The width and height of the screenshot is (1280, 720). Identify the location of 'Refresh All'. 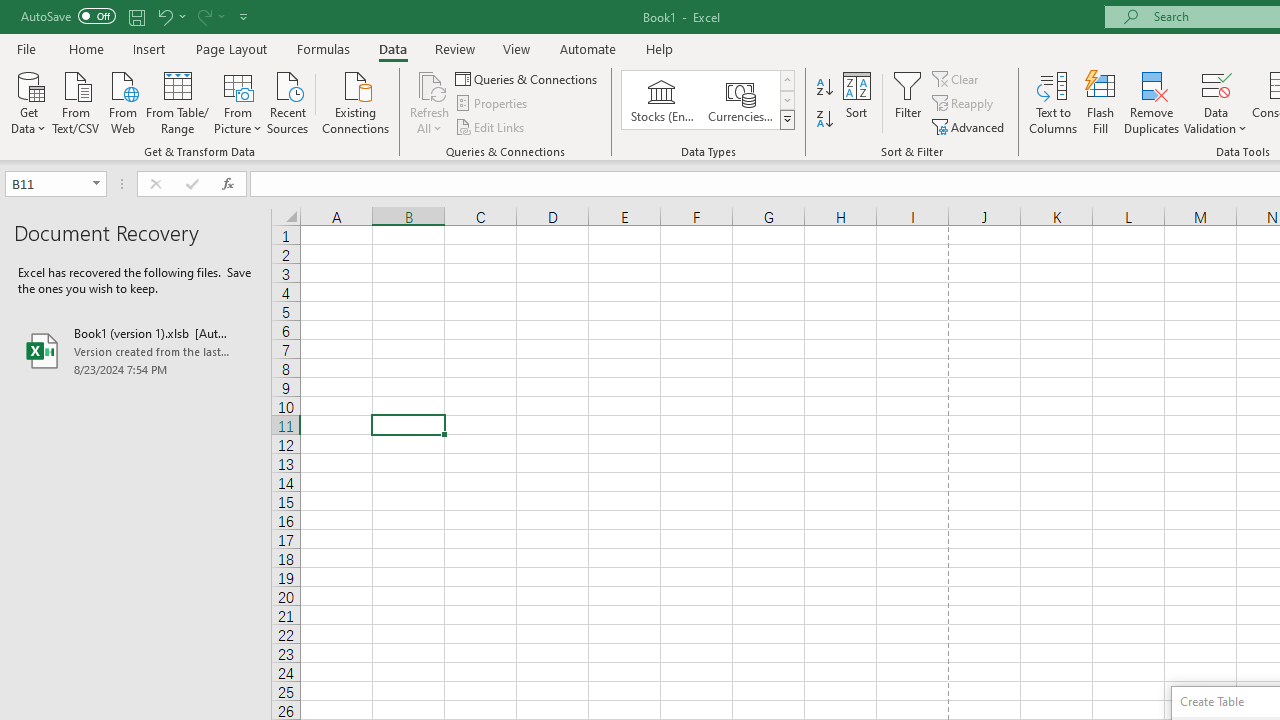
(429, 84).